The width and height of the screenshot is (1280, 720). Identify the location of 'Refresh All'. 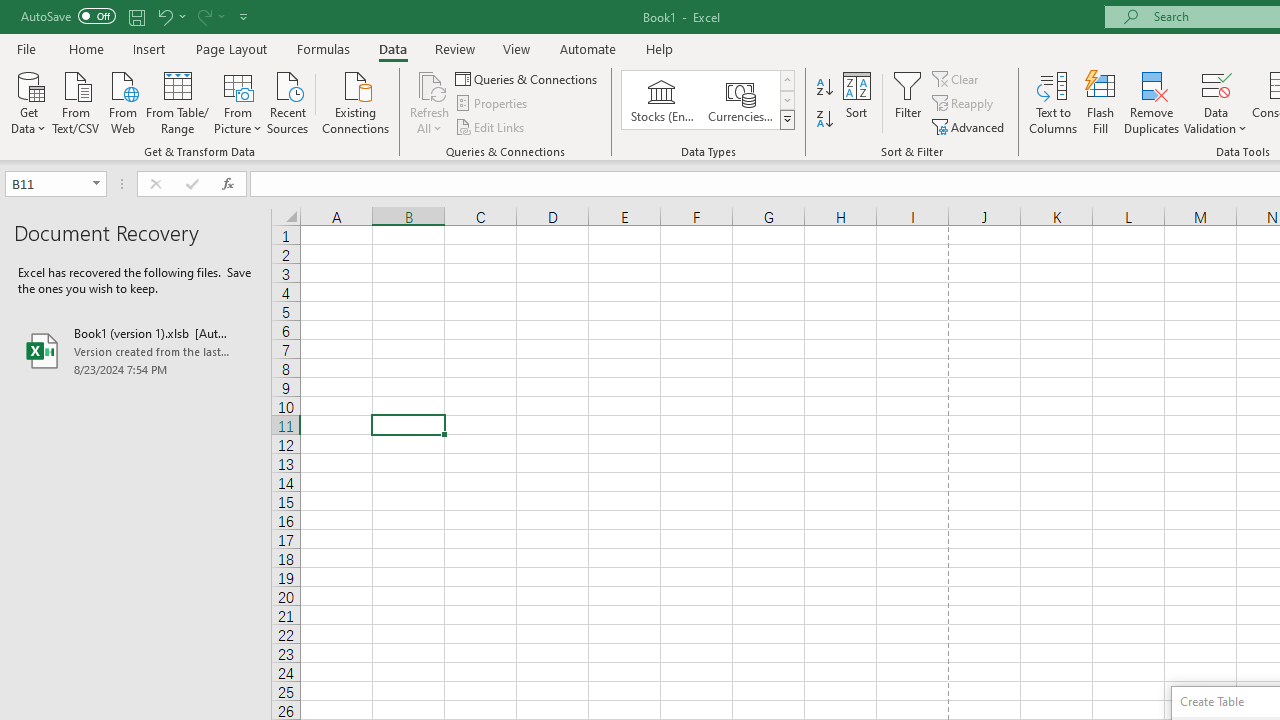
(429, 84).